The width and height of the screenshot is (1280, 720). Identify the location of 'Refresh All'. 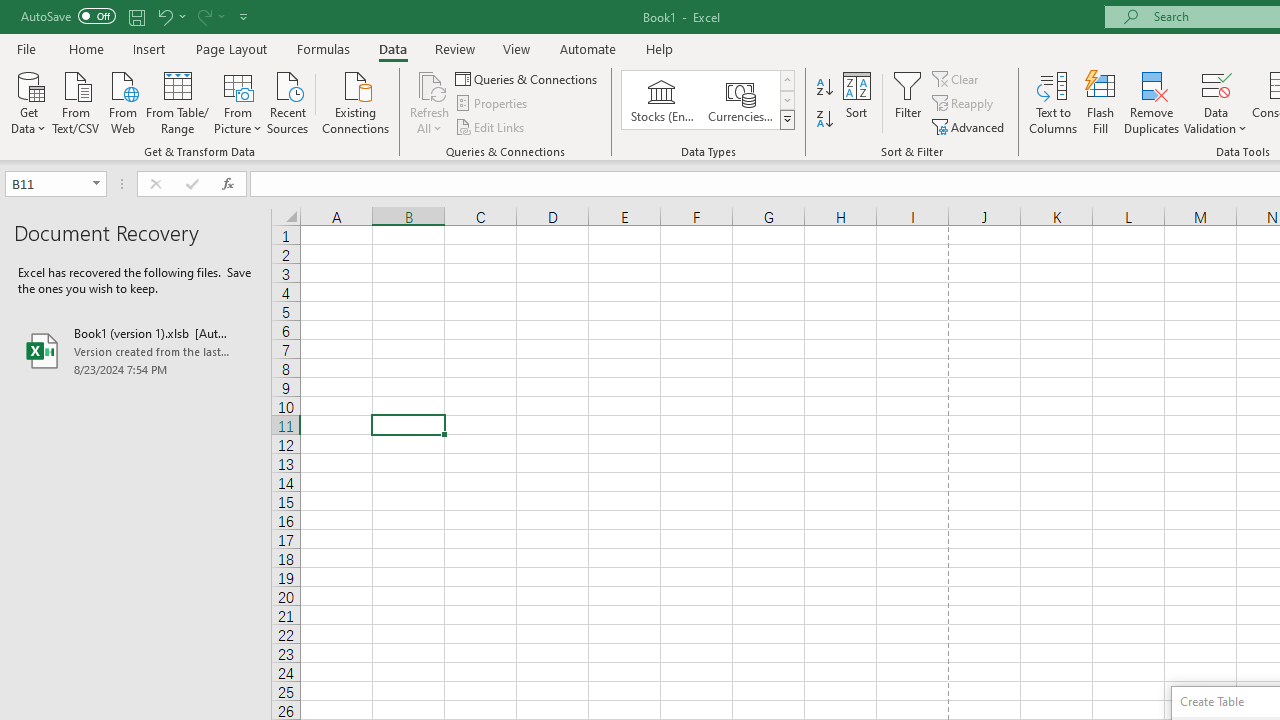
(429, 84).